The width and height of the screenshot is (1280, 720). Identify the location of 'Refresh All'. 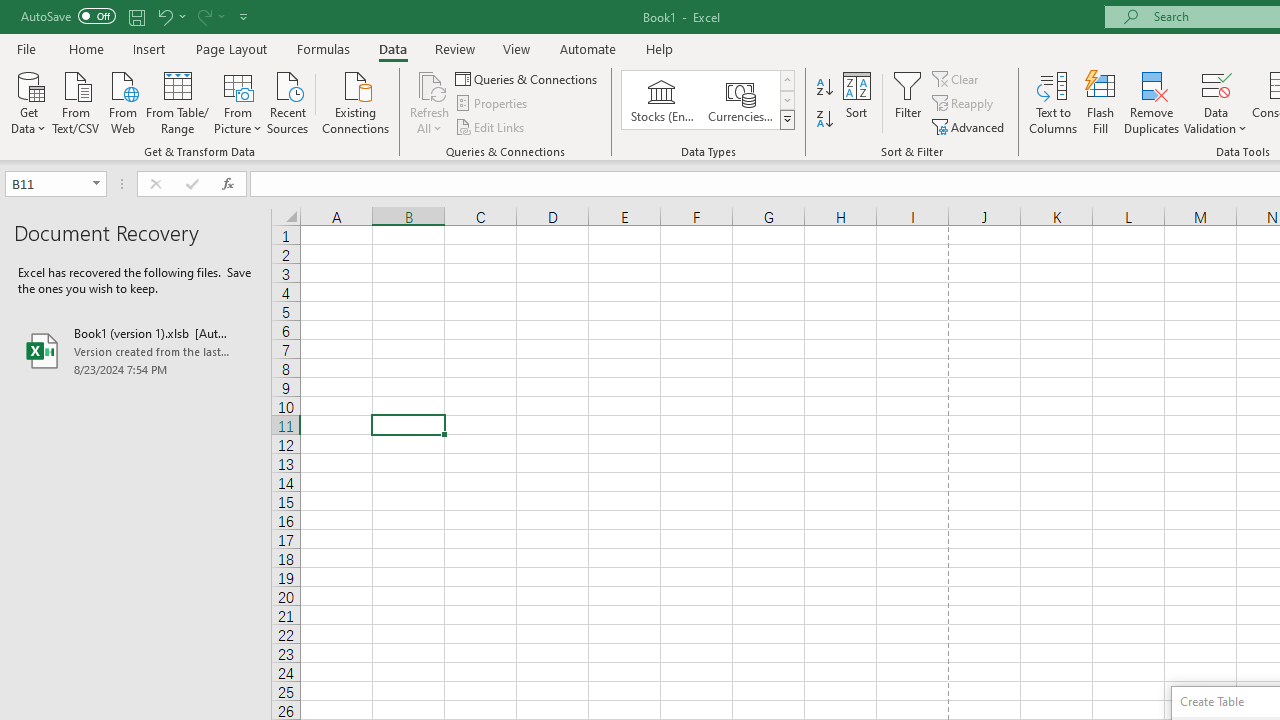
(429, 84).